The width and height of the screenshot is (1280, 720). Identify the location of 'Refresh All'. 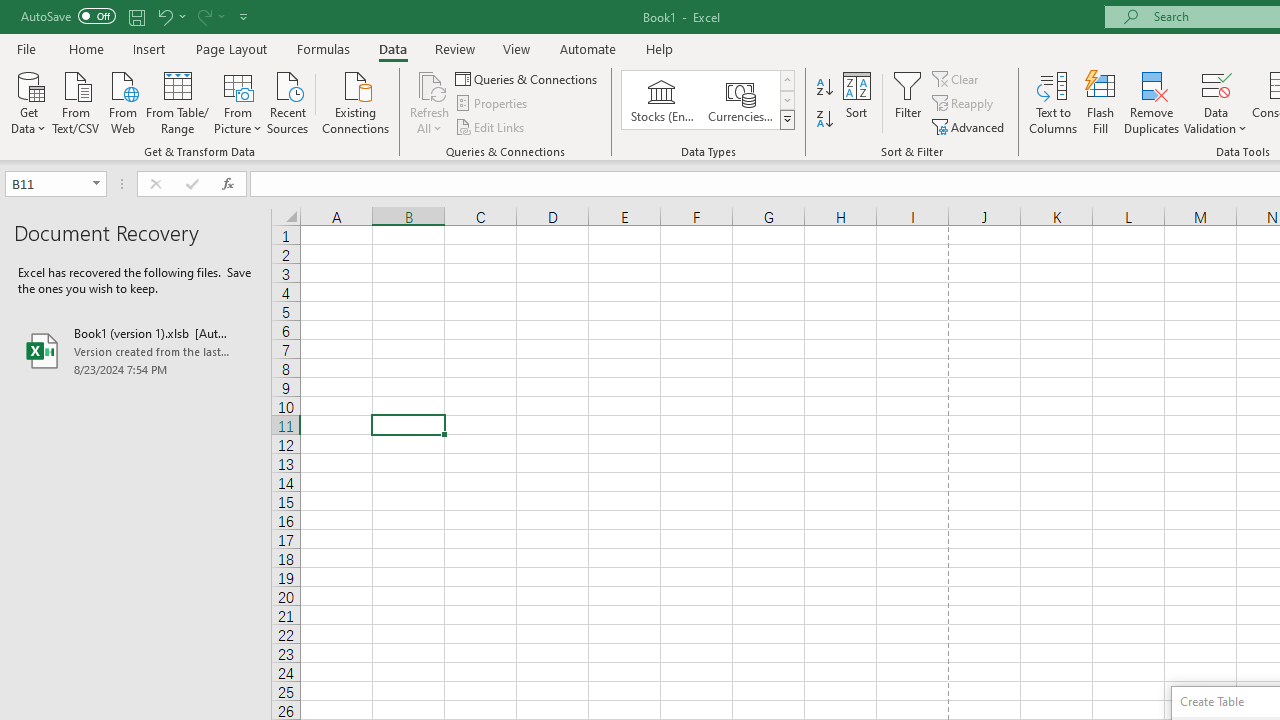
(429, 84).